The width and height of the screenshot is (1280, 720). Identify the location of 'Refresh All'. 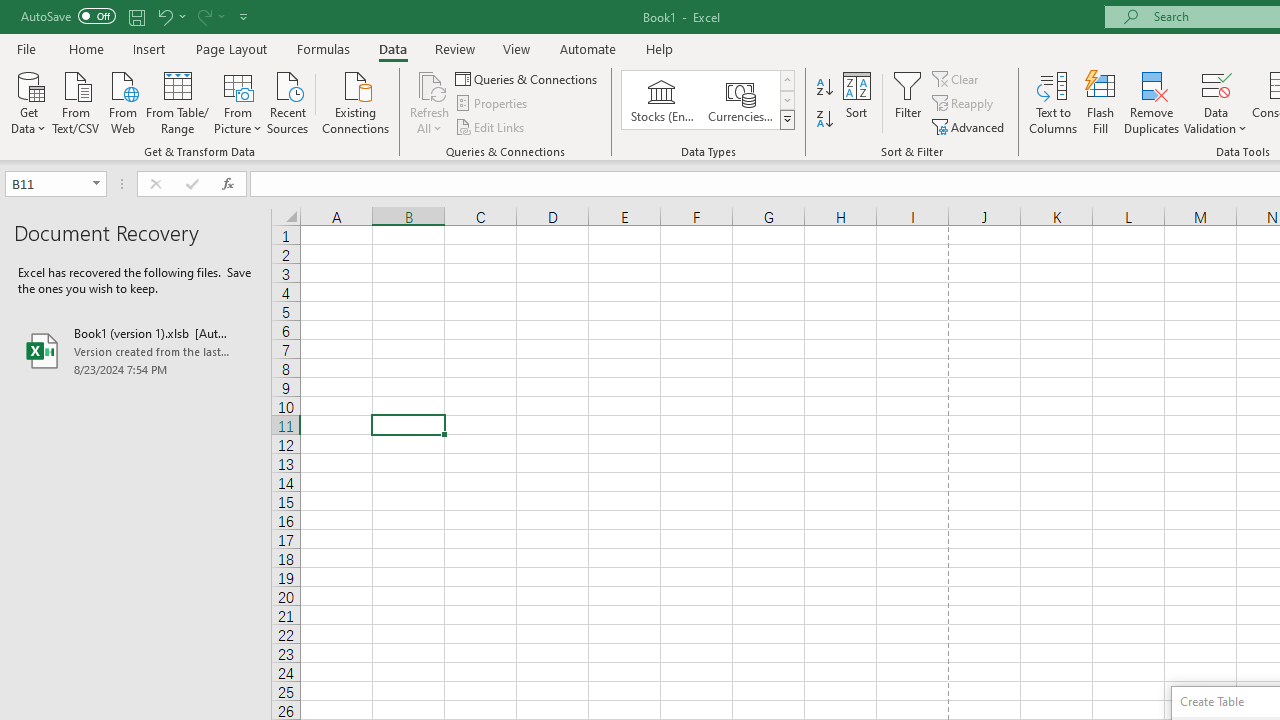
(429, 84).